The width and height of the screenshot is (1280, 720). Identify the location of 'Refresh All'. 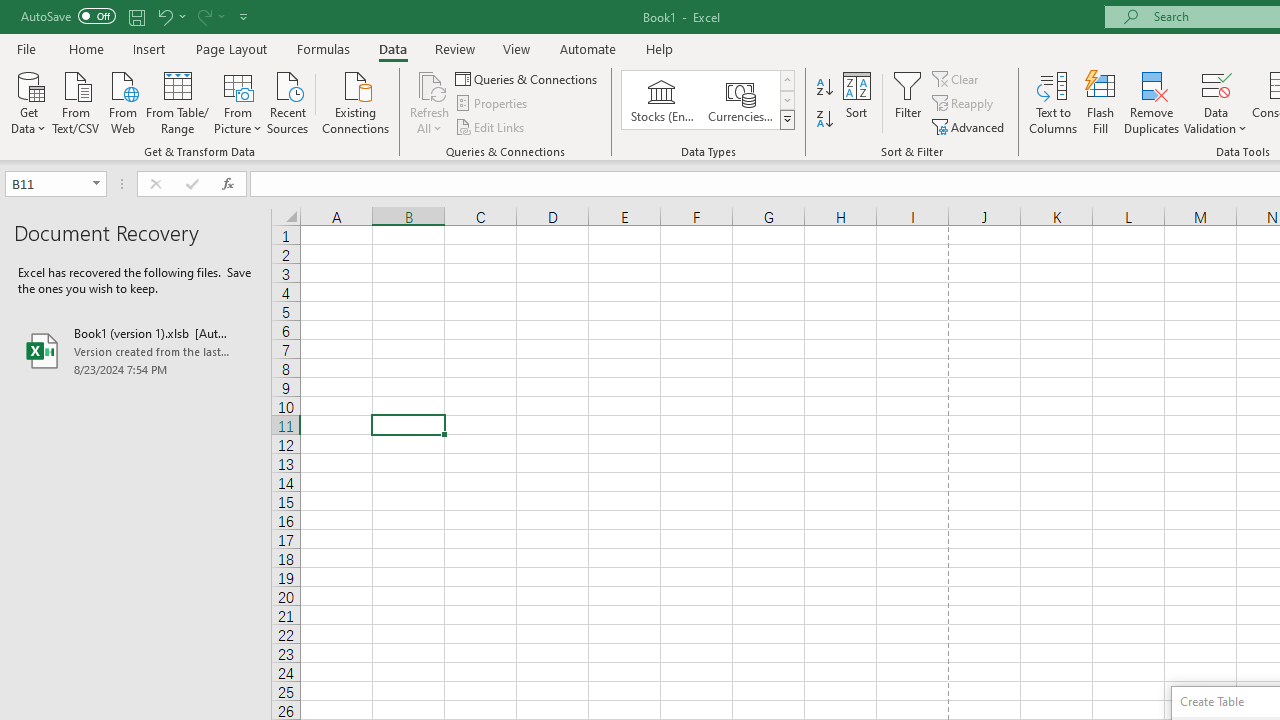
(429, 84).